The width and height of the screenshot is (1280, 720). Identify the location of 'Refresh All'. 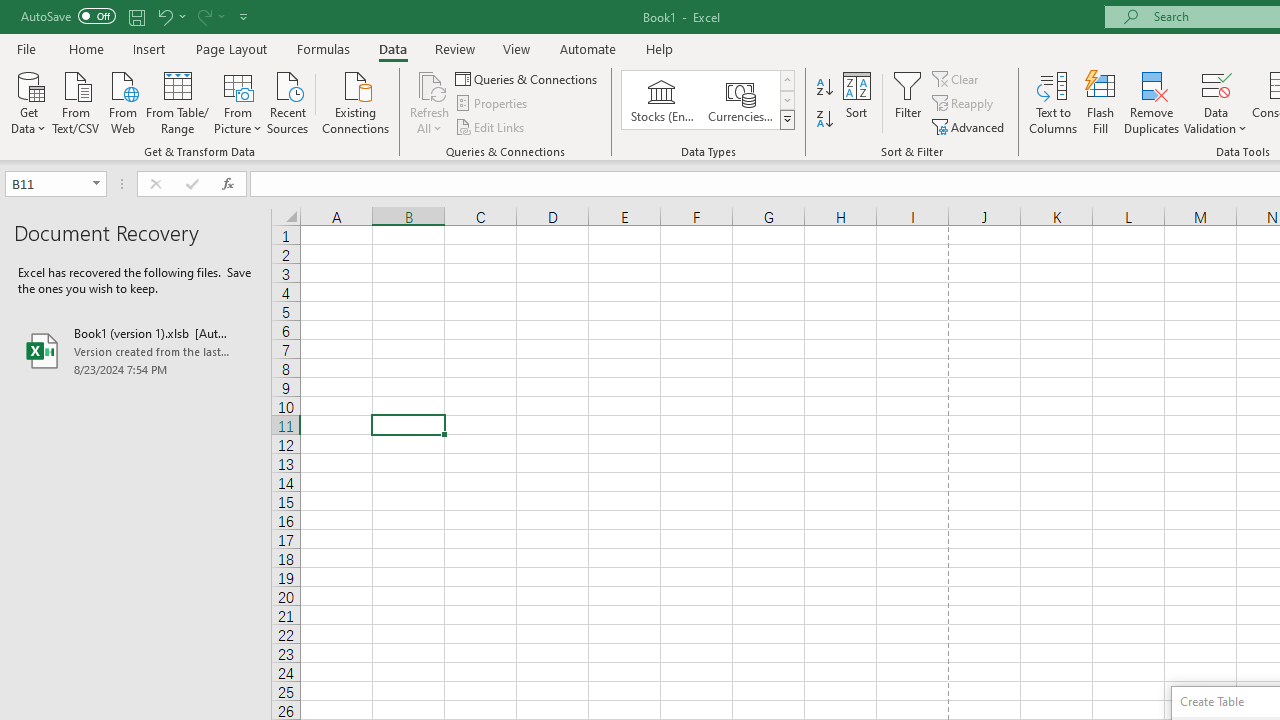
(429, 84).